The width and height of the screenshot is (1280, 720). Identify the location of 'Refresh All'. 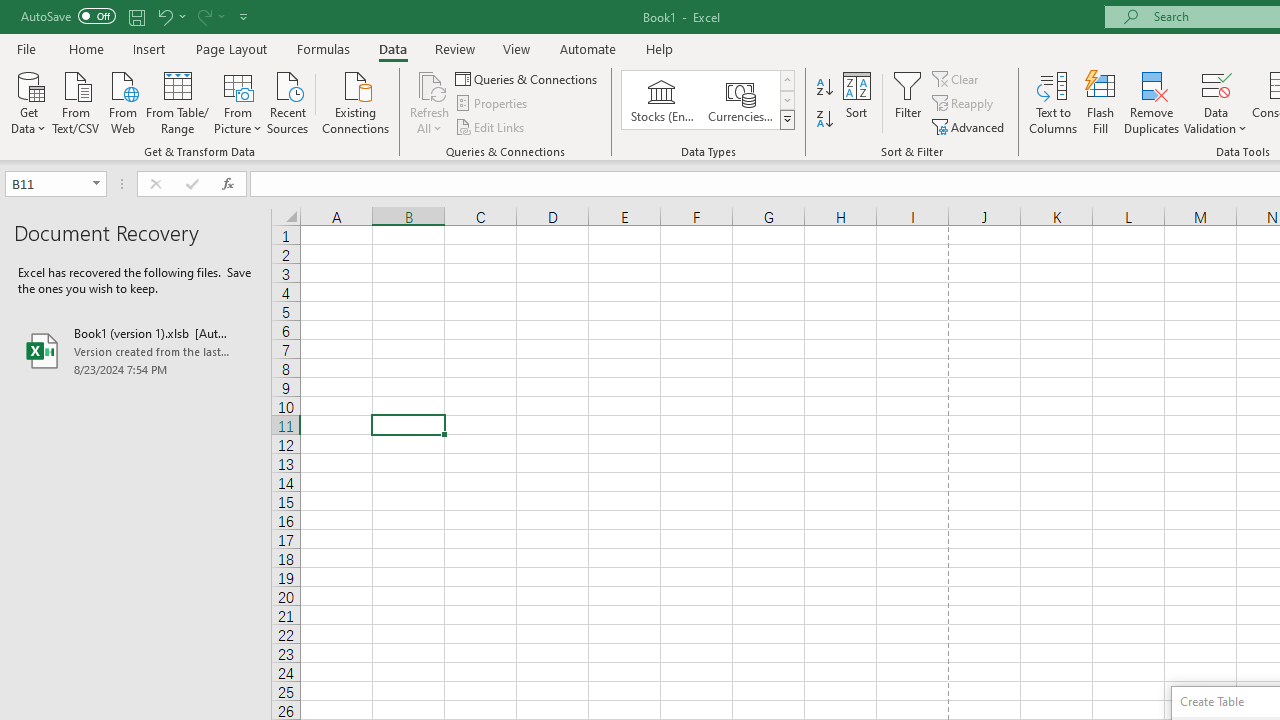
(429, 84).